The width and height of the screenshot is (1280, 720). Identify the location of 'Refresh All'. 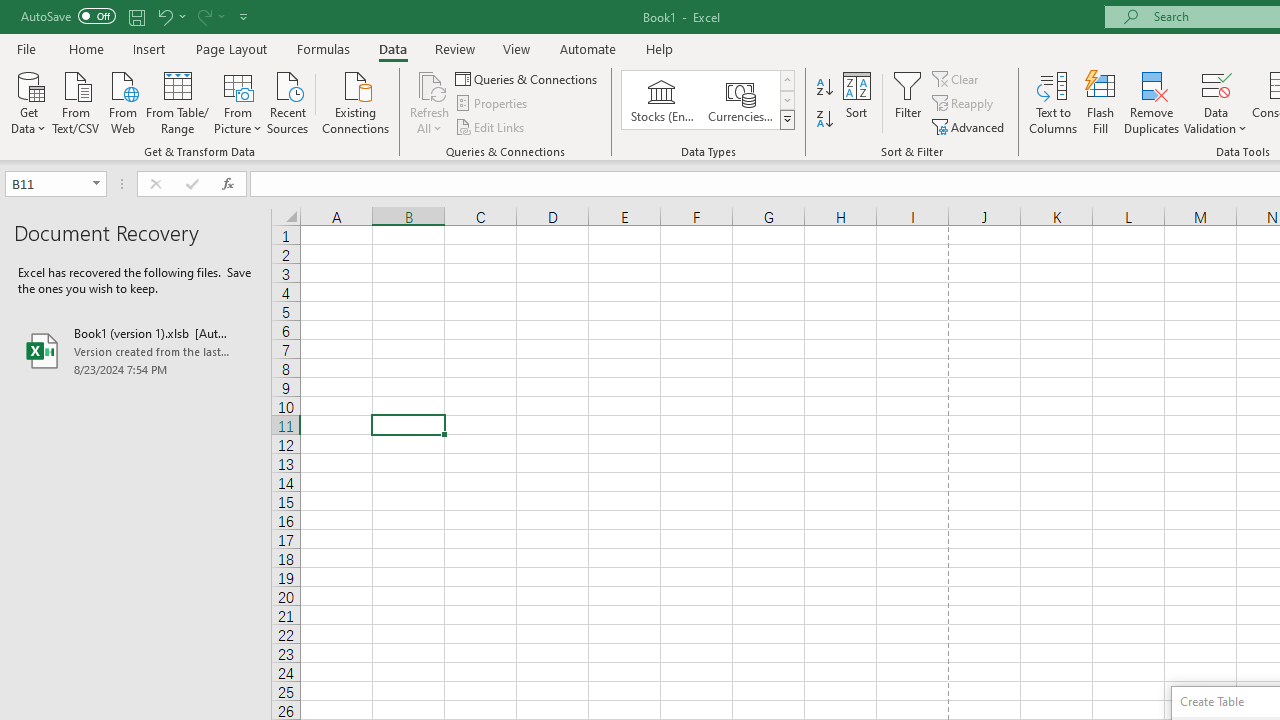
(429, 84).